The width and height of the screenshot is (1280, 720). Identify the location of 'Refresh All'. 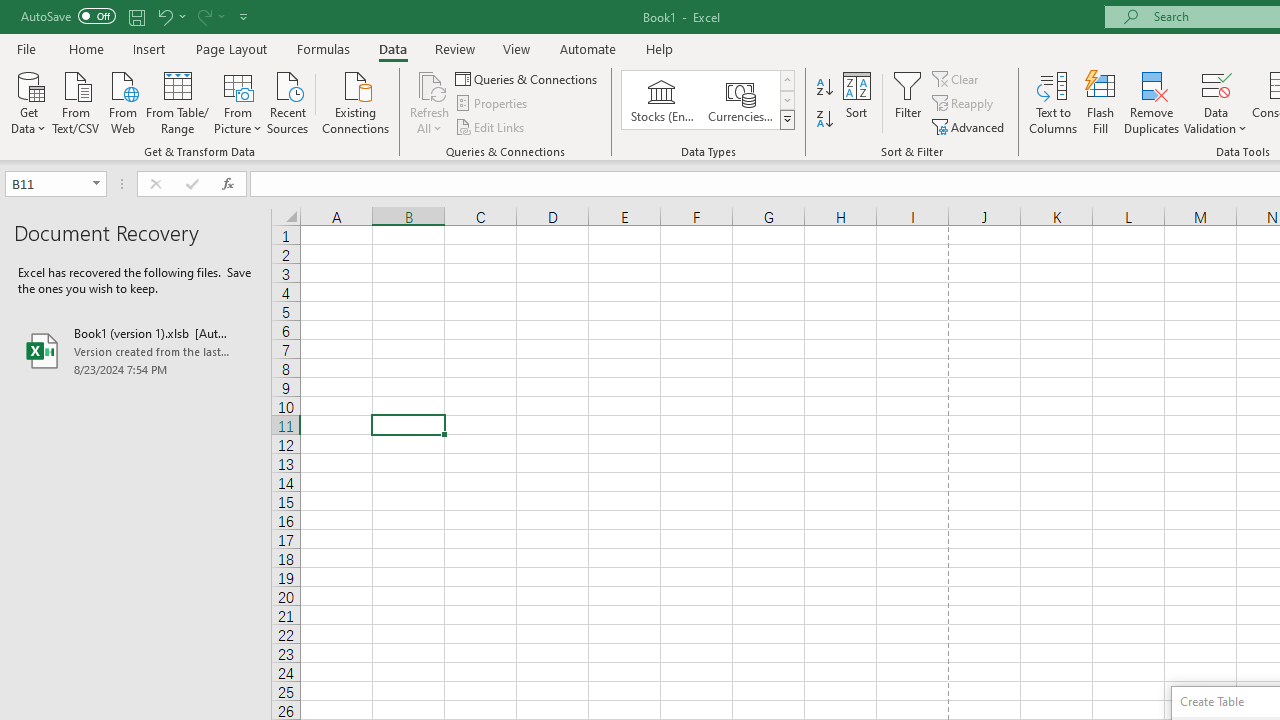
(429, 84).